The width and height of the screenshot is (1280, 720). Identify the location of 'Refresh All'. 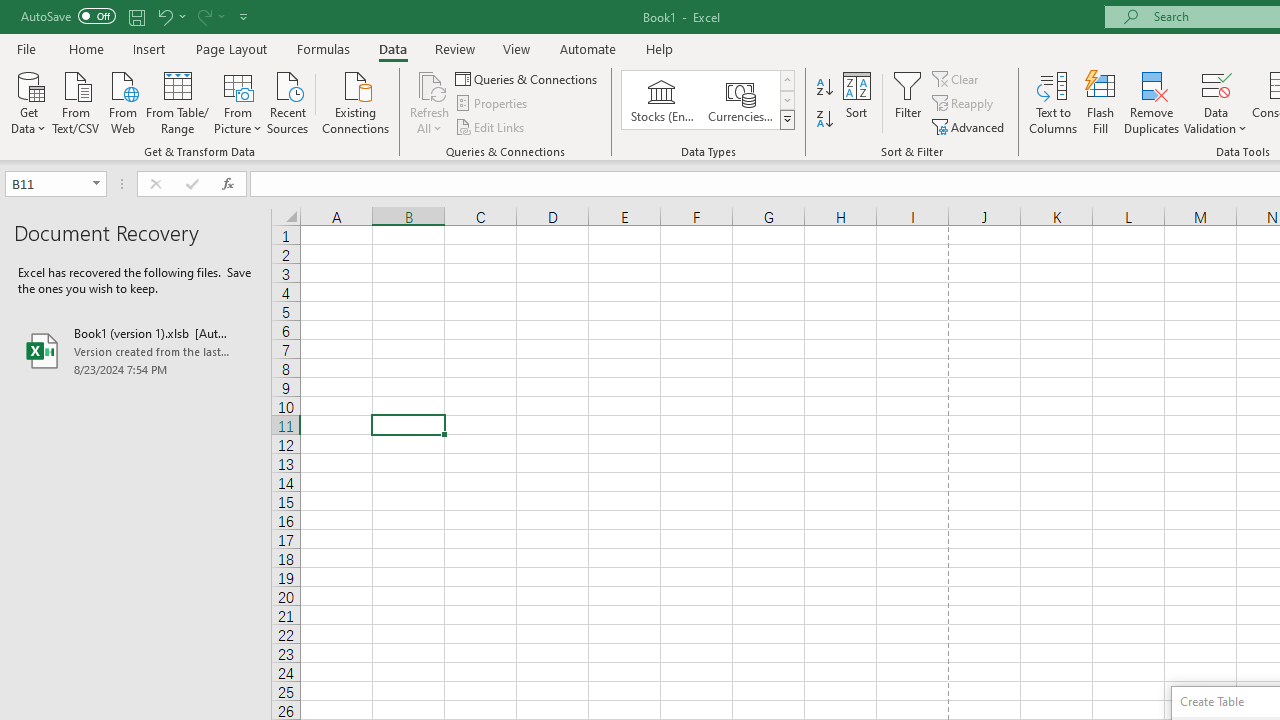
(429, 84).